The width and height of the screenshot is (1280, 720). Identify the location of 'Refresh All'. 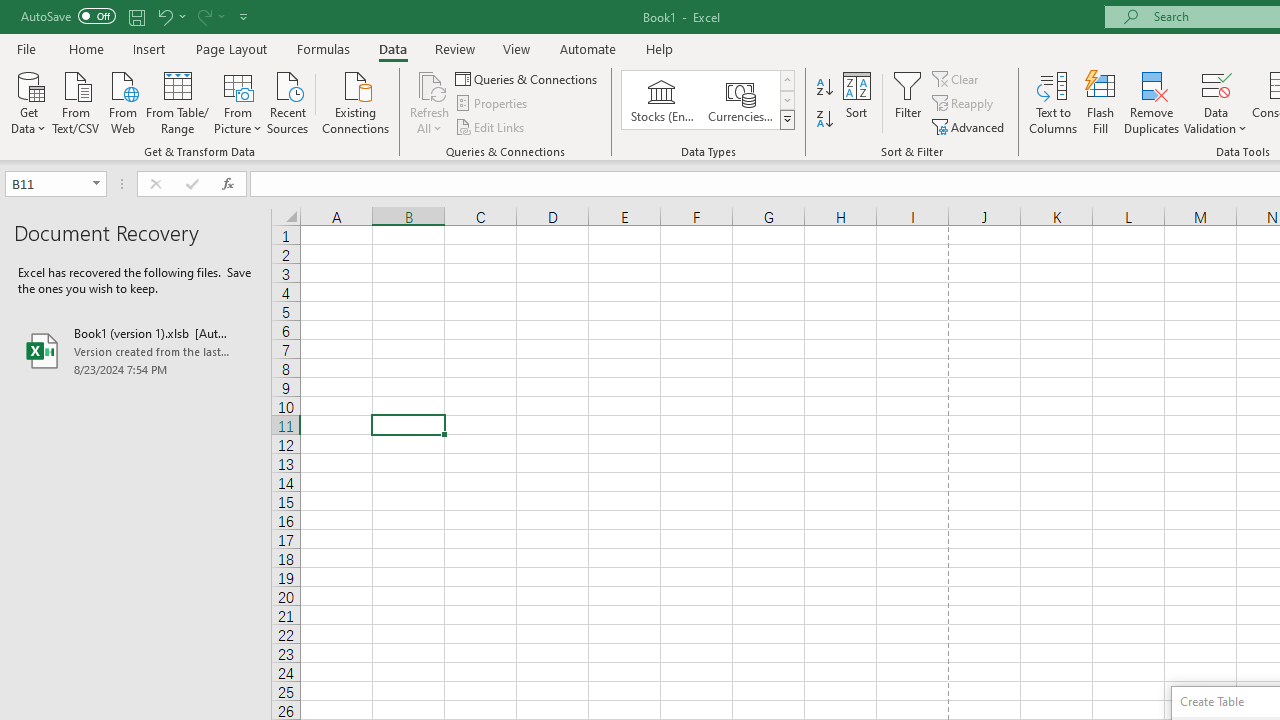
(429, 84).